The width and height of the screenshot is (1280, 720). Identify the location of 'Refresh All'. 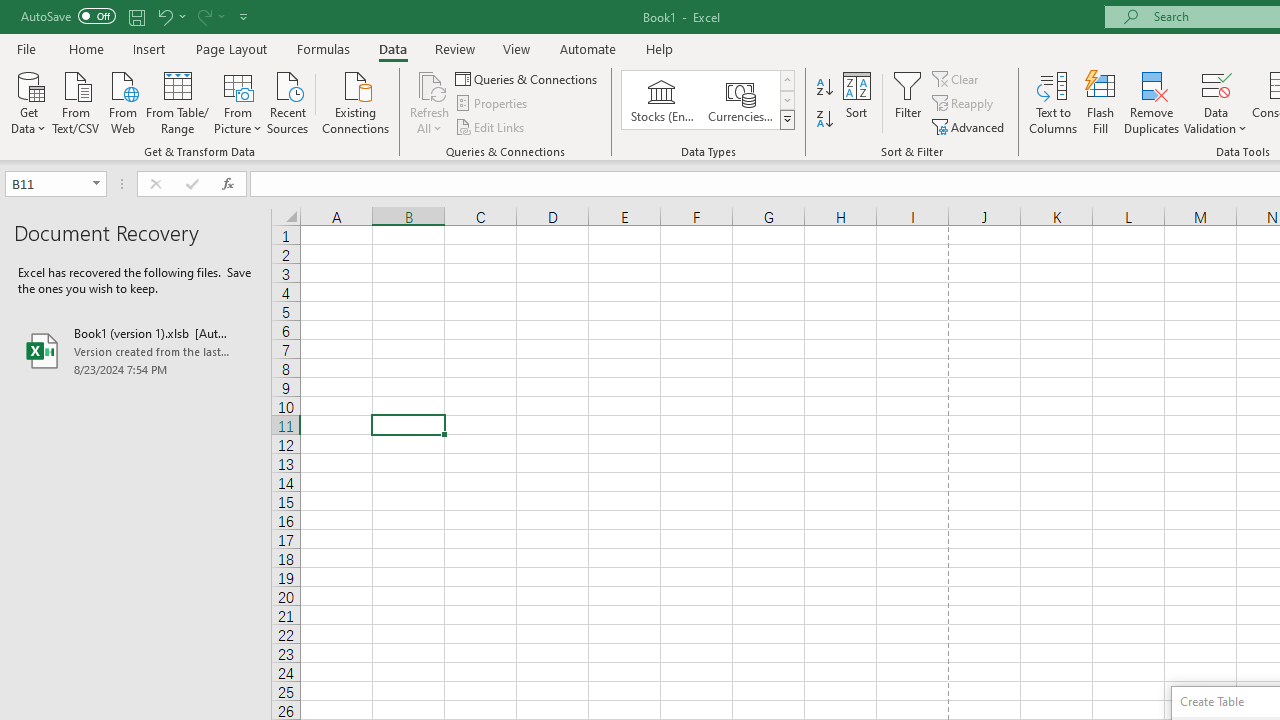
(429, 84).